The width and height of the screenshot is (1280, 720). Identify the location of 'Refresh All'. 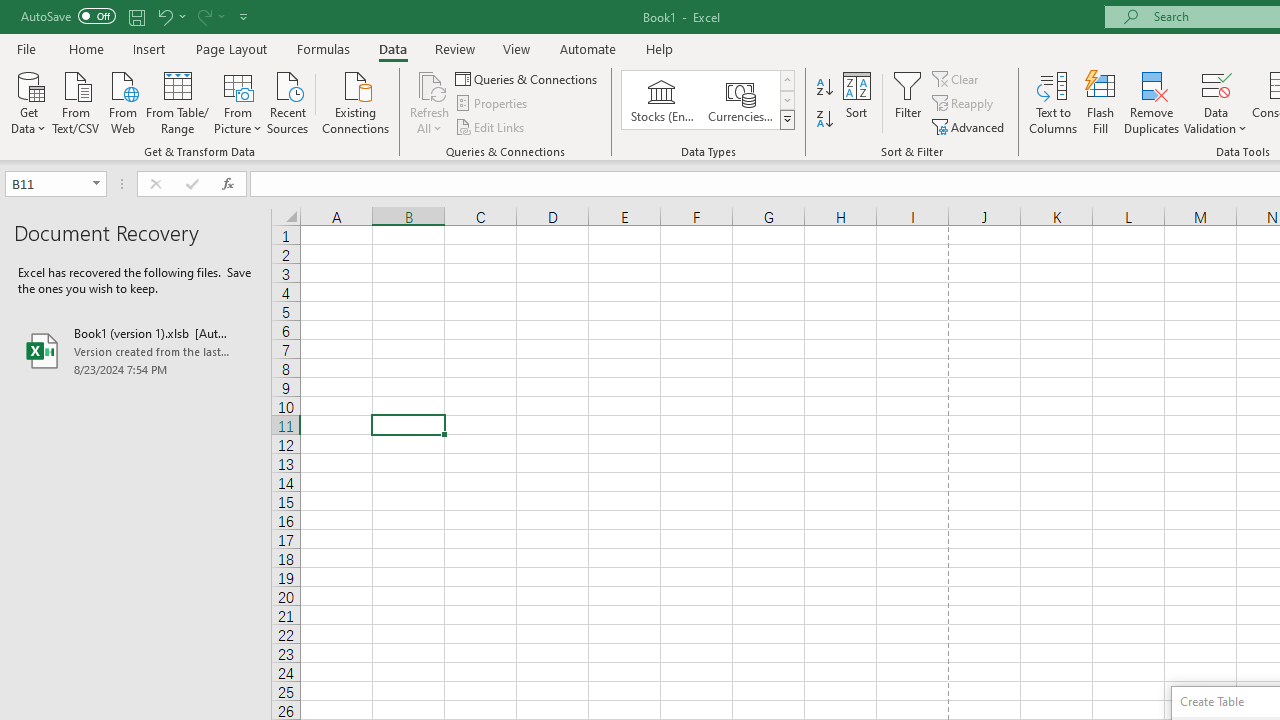
(429, 84).